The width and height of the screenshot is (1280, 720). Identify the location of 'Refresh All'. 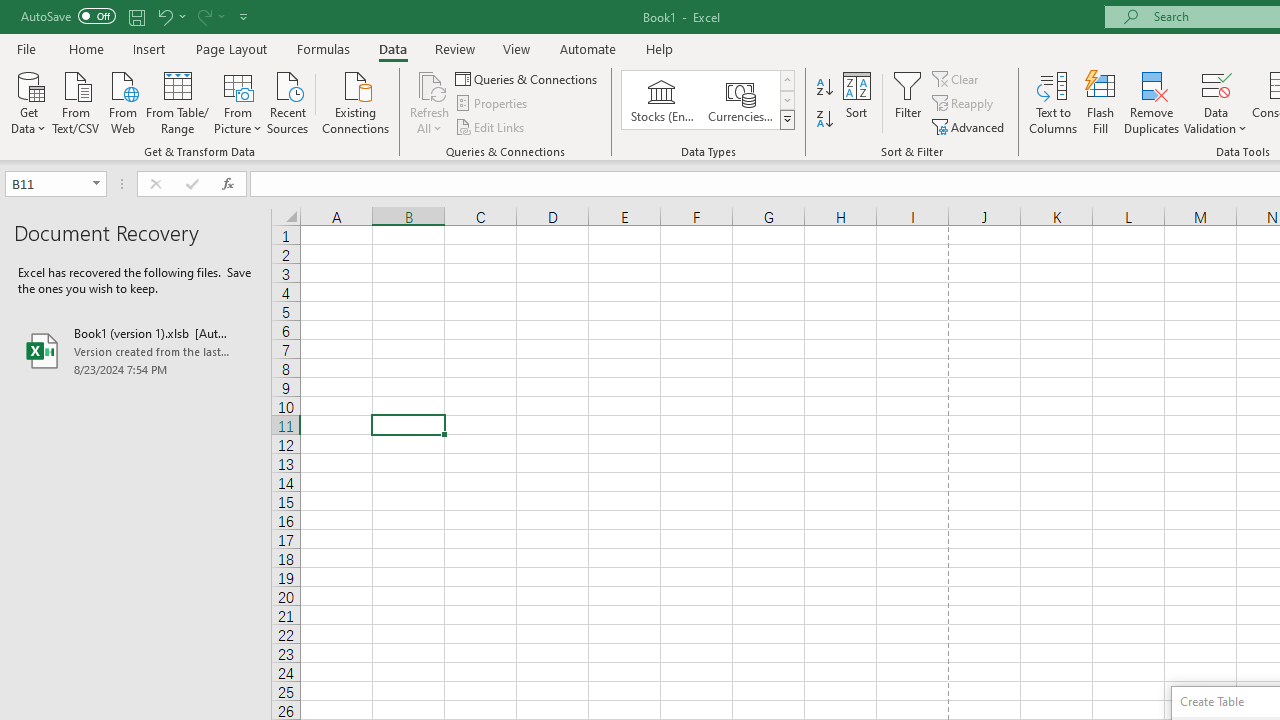
(429, 84).